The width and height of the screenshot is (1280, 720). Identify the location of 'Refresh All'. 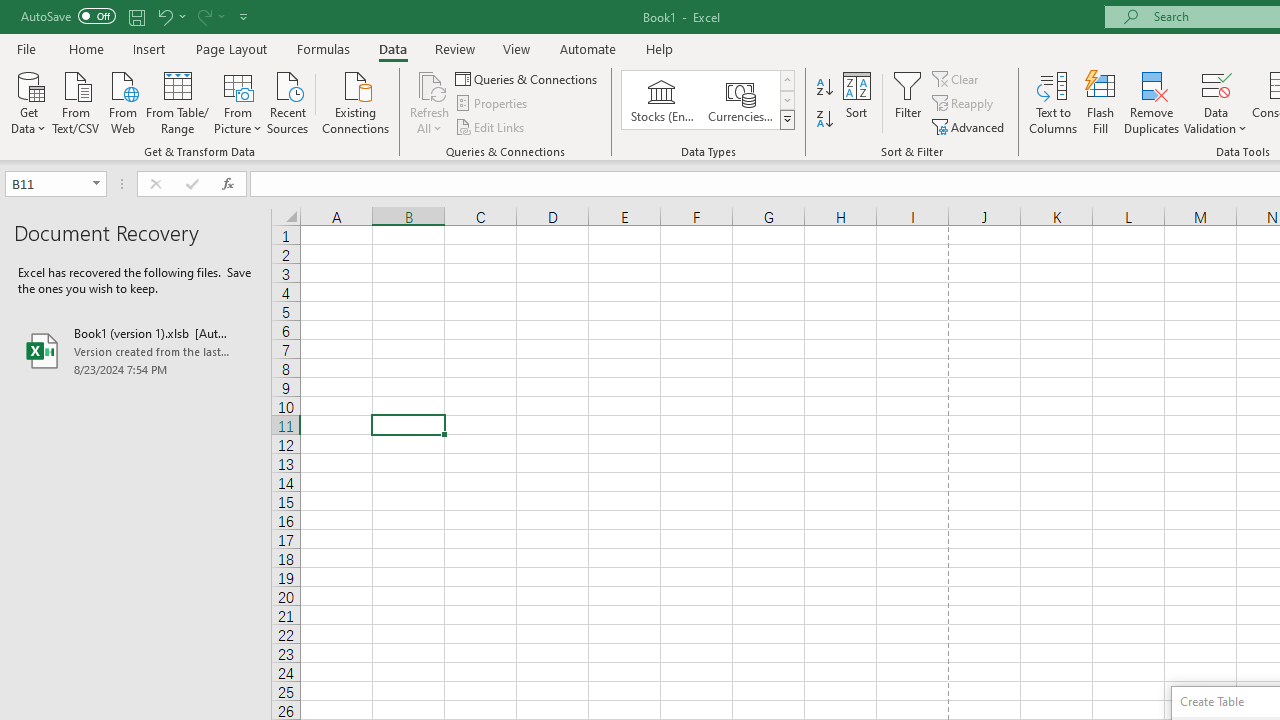
(429, 84).